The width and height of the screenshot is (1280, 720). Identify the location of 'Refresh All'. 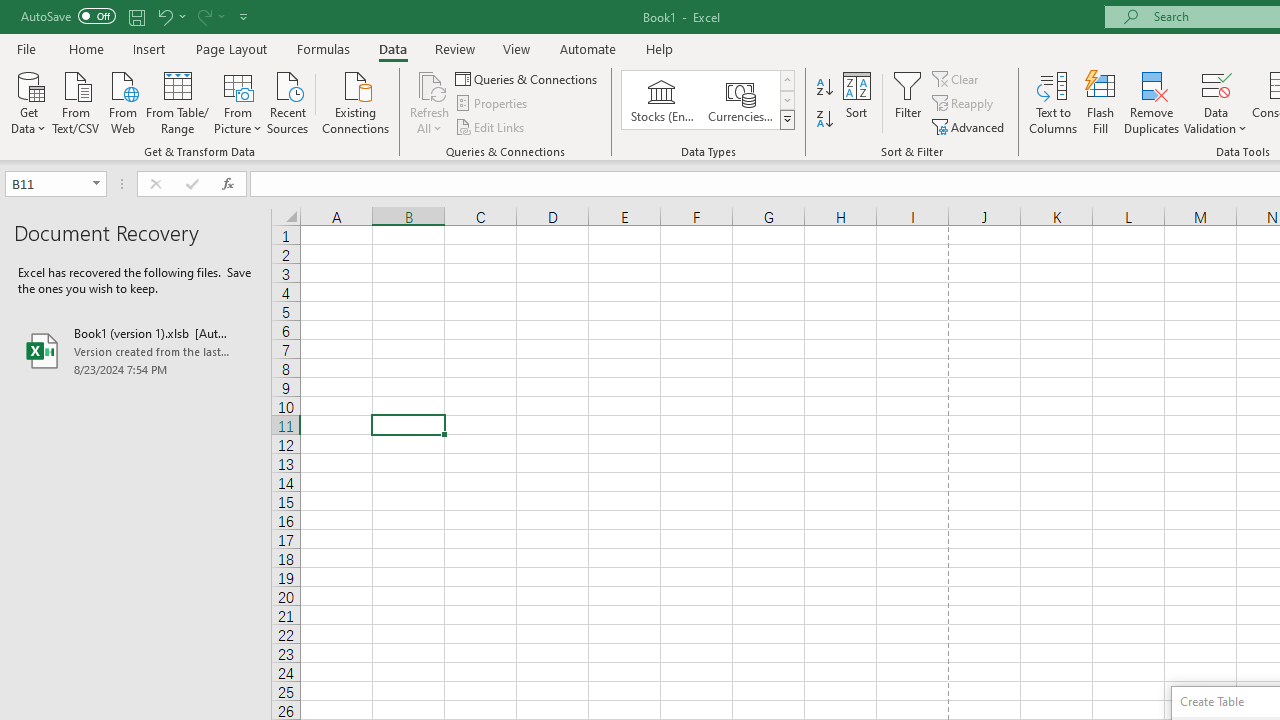
(429, 84).